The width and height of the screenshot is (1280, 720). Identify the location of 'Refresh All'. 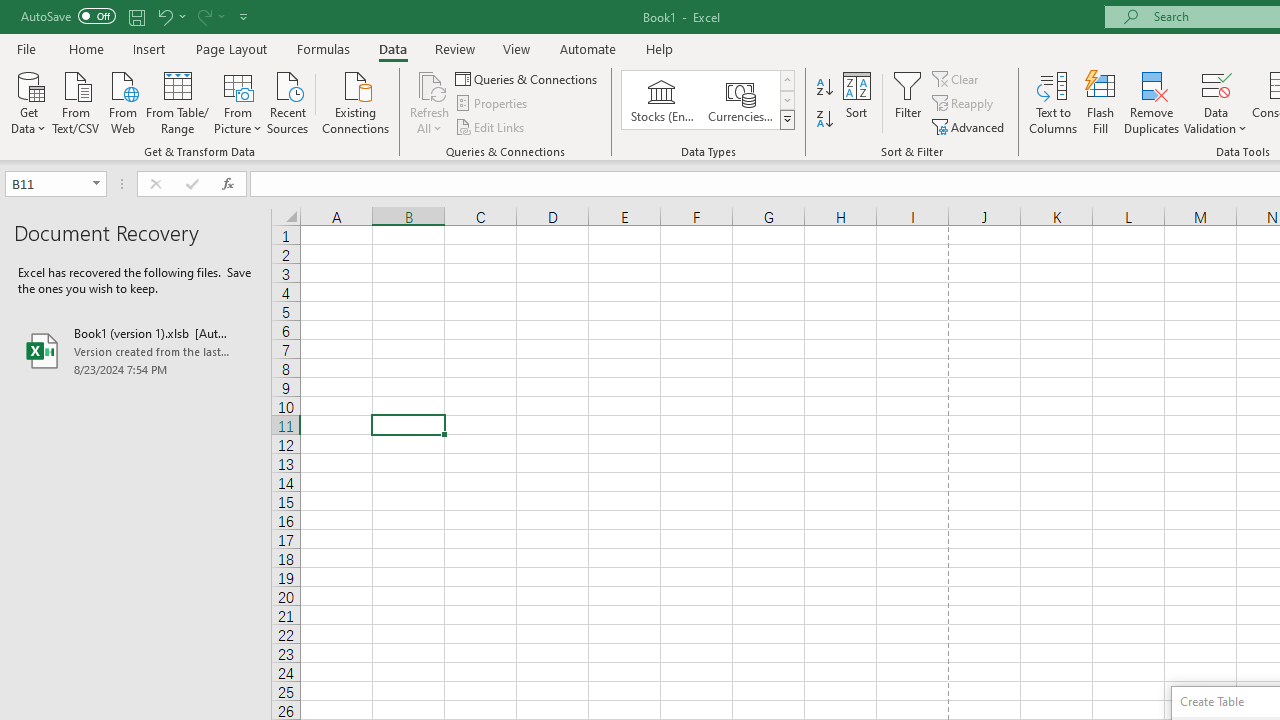
(429, 84).